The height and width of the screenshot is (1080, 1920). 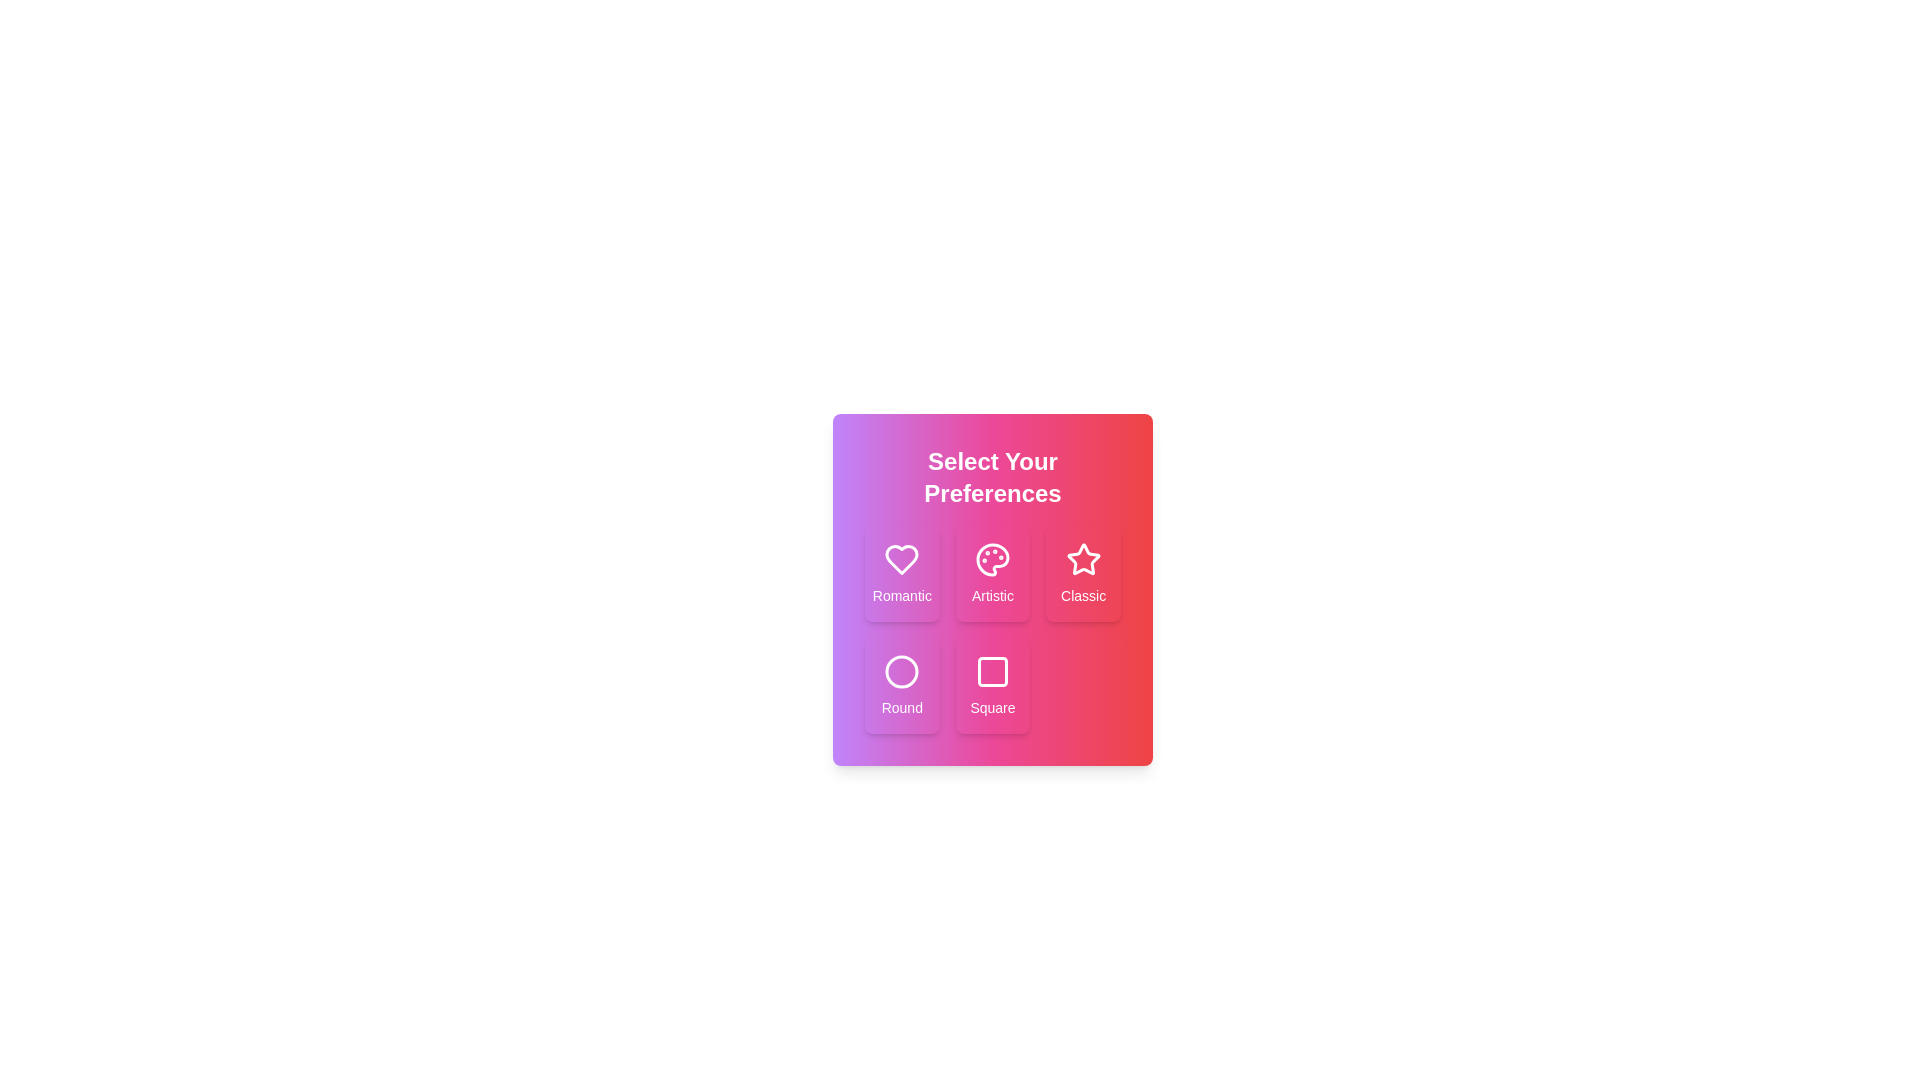 I want to click on the preference option Classic, so click(x=1082, y=574).